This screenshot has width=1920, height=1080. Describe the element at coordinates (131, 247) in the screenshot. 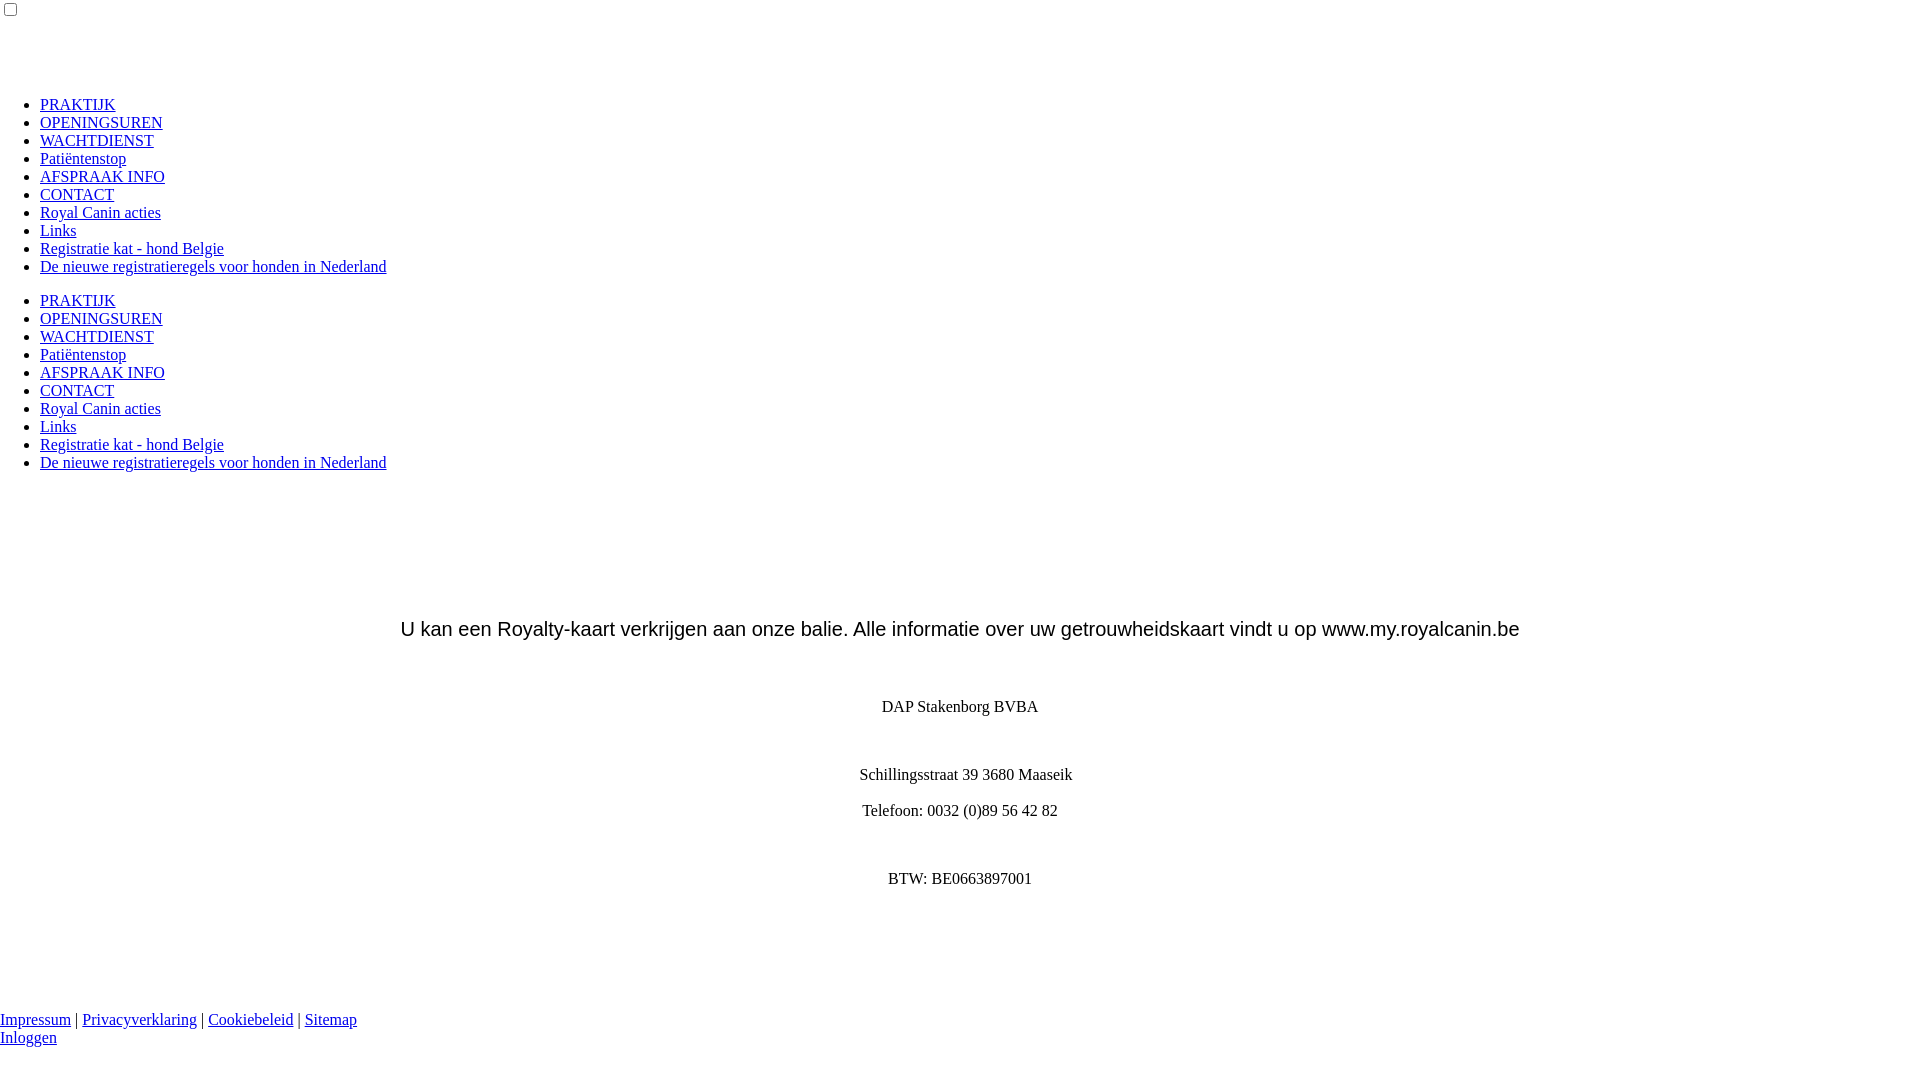

I see `'Registratie kat - hond Belgie'` at that location.